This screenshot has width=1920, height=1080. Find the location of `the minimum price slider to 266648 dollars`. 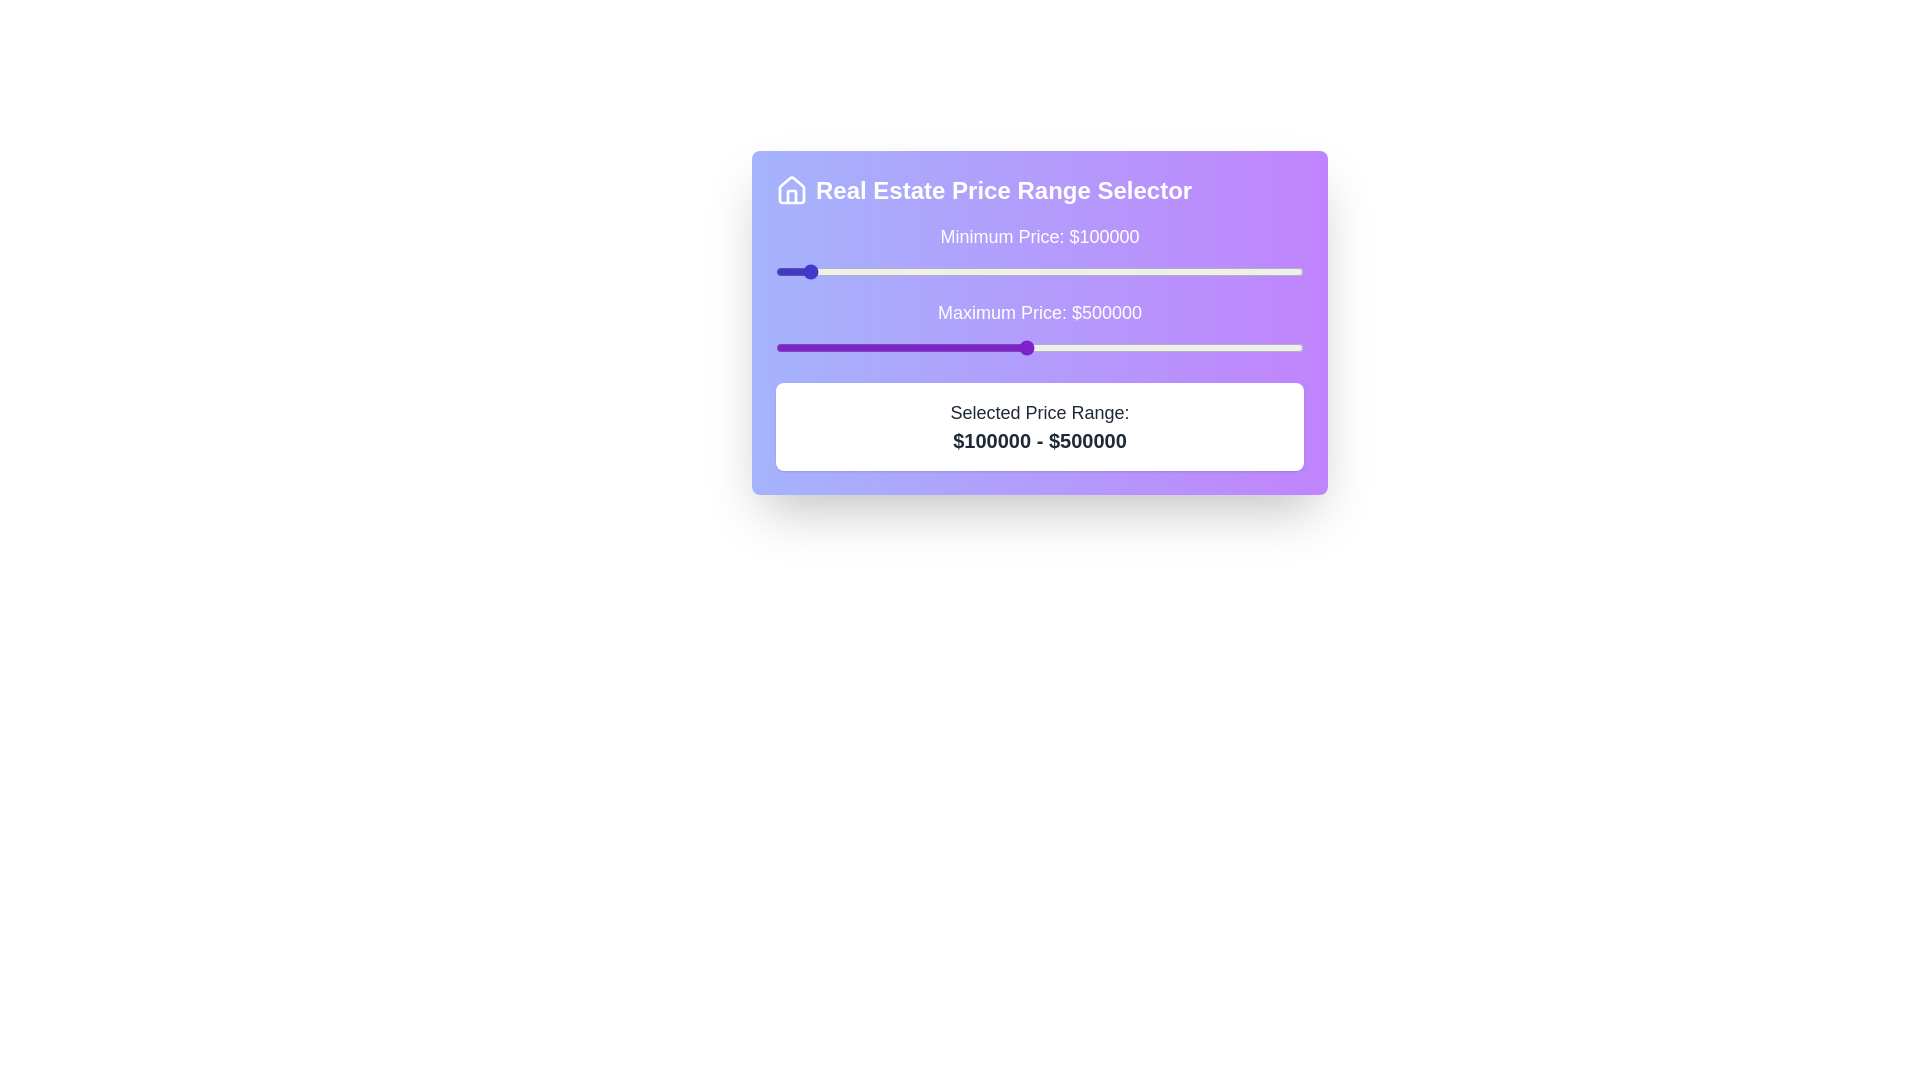

the minimum price slider to 266648 dollars is located at coordinates (895, 272).